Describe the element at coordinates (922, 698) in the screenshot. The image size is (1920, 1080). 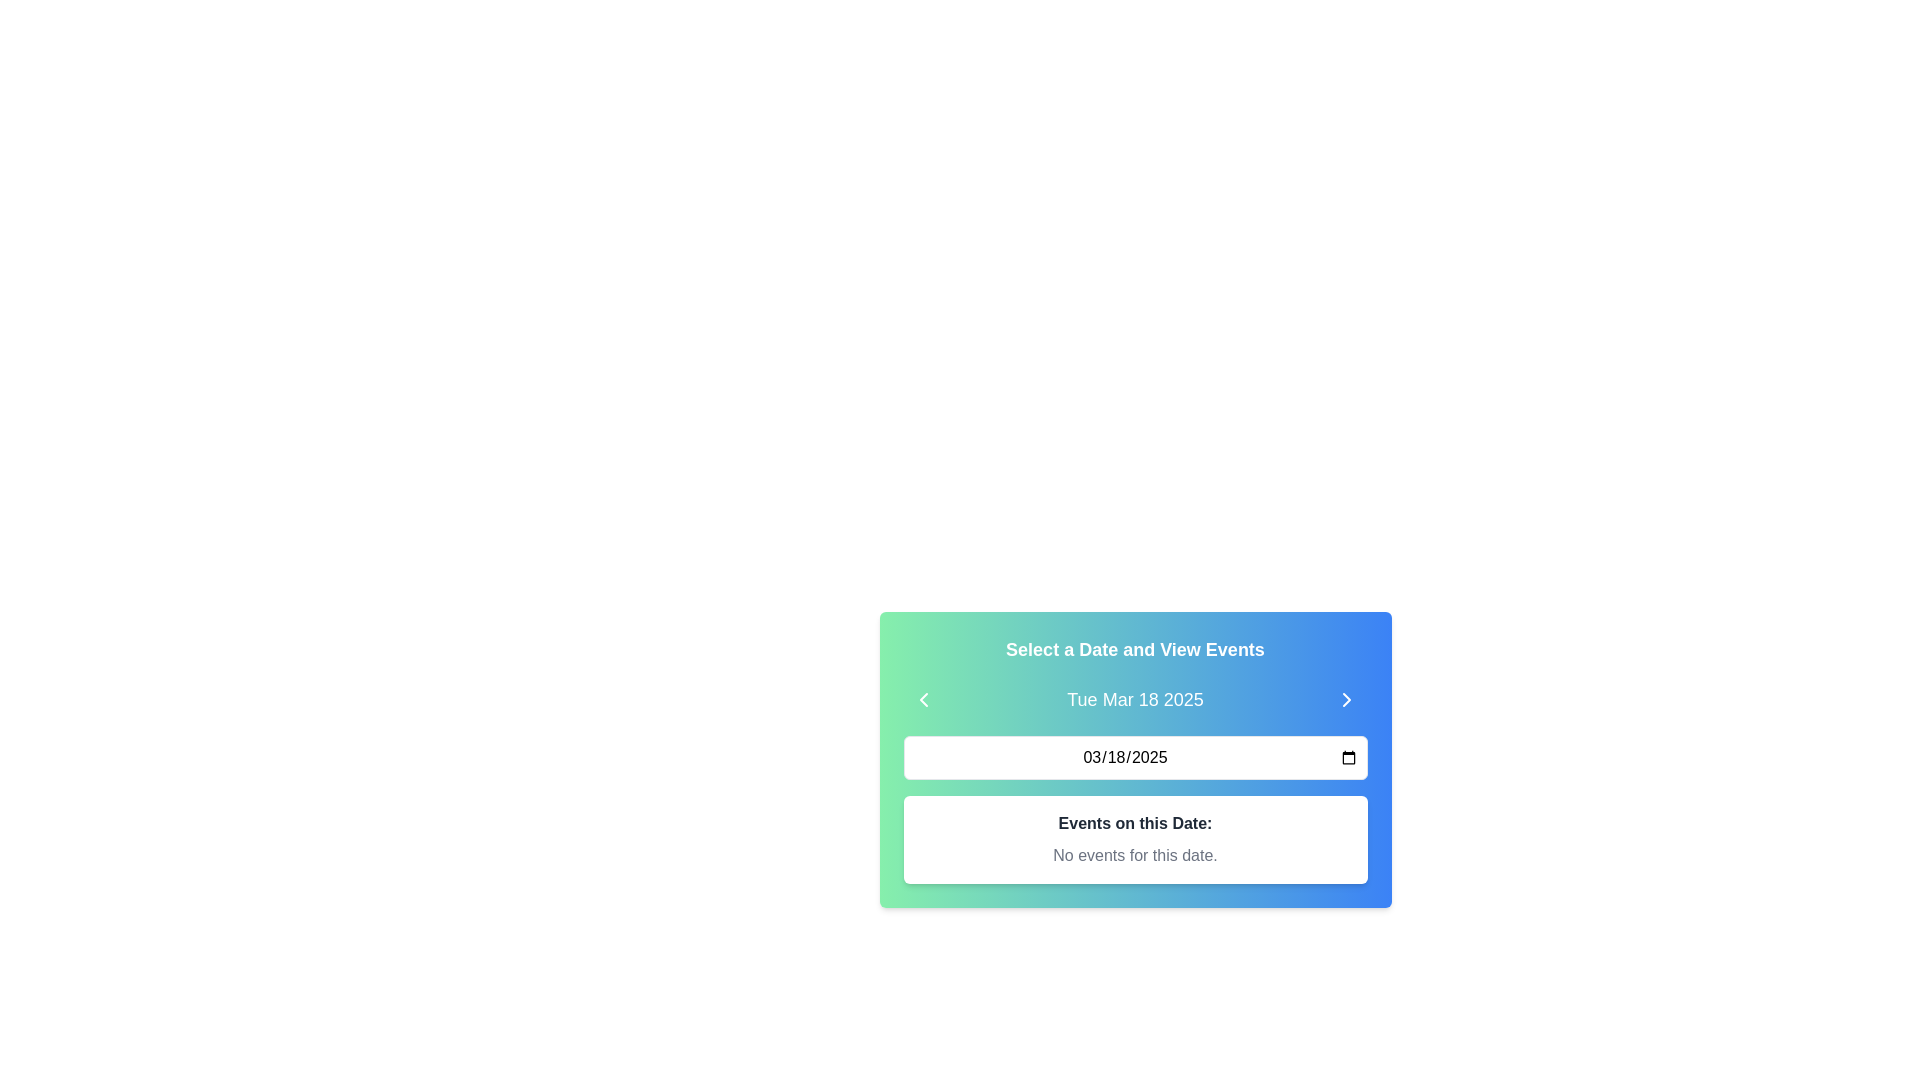
I see `the chevron-left icon` at that location.